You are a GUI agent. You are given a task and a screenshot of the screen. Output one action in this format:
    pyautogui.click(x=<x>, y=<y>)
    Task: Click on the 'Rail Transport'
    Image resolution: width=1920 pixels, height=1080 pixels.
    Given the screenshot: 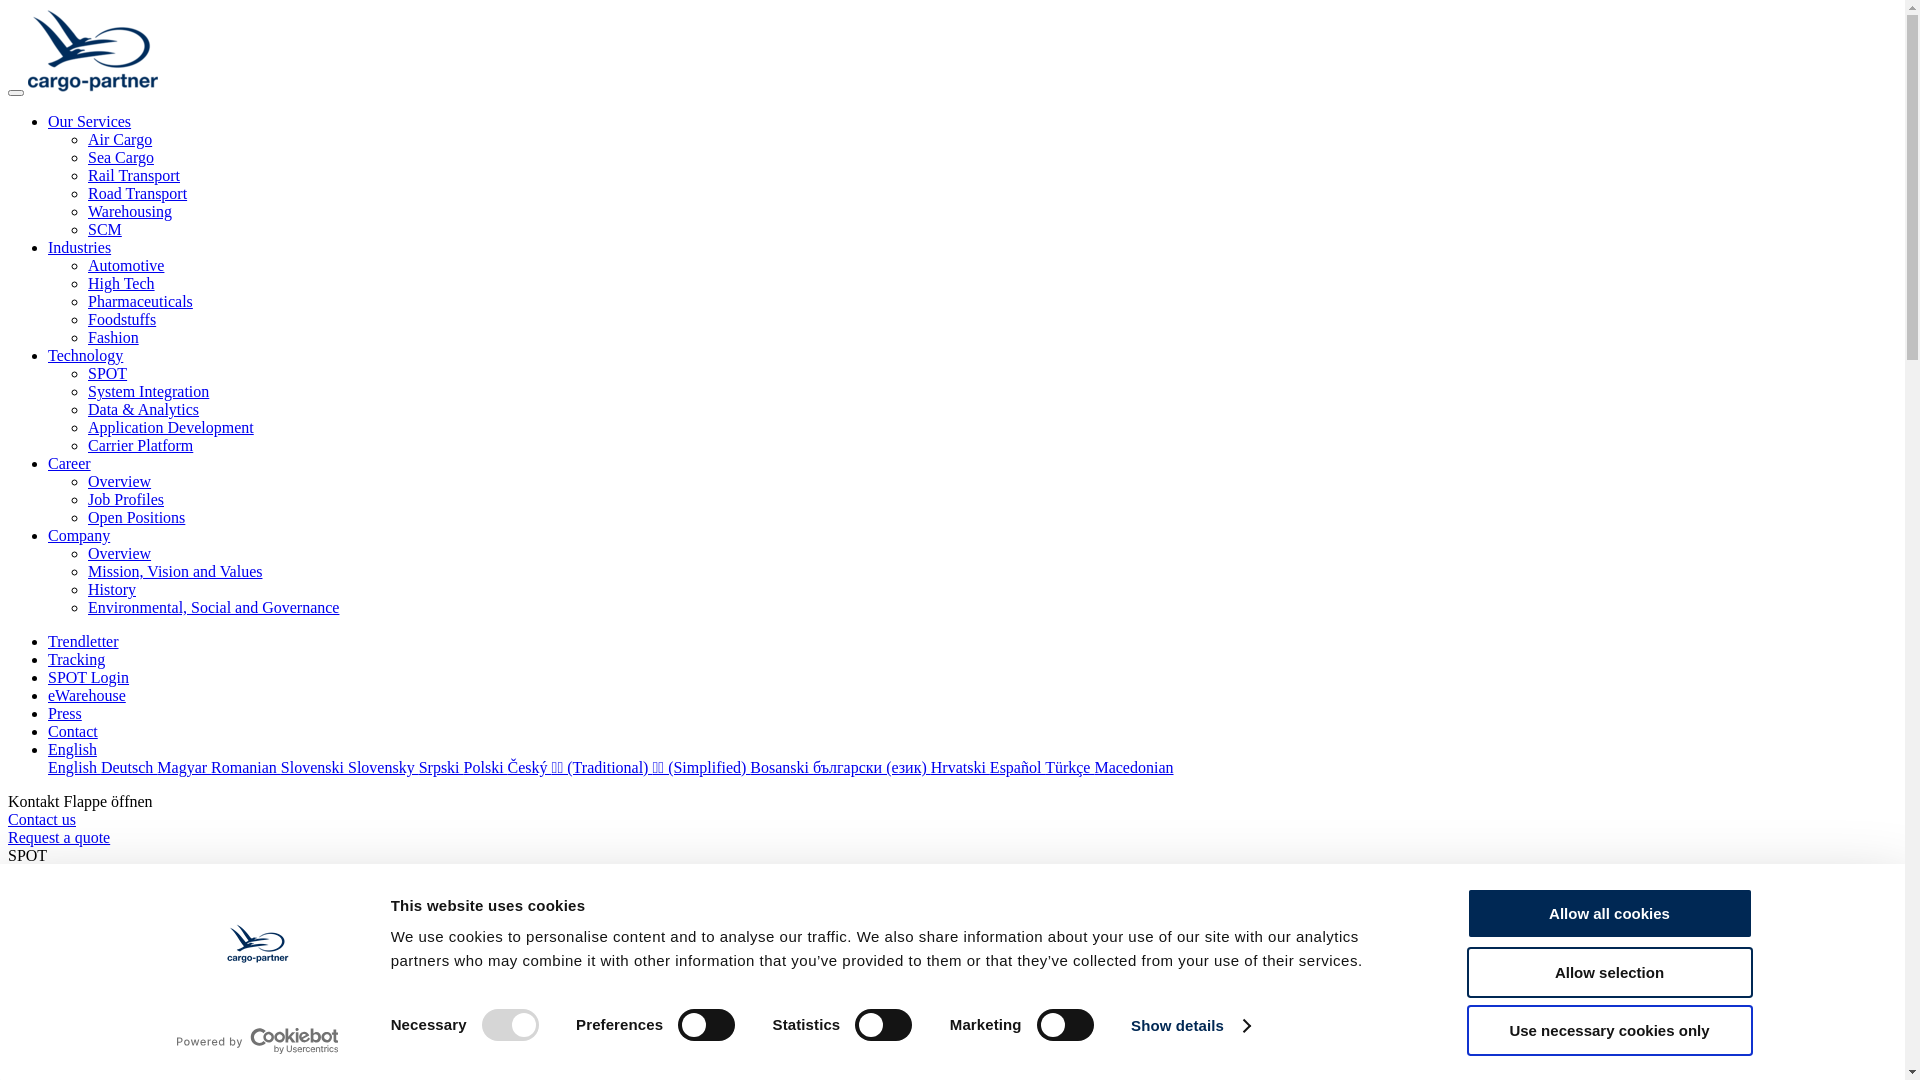 What is the action you would take?
    pyautogui.click(x=86, y=174)
    